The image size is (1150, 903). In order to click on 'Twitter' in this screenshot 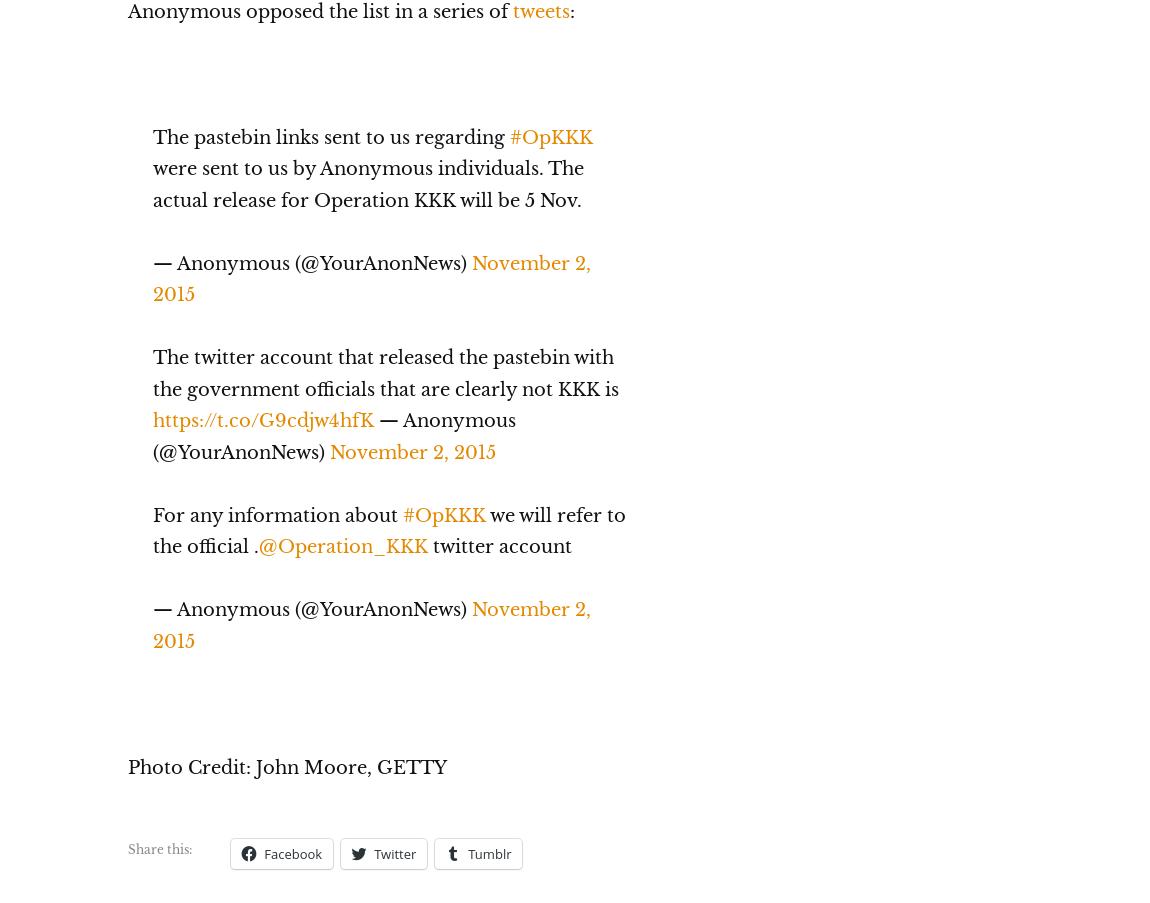, I will do `click(373, 852)`.